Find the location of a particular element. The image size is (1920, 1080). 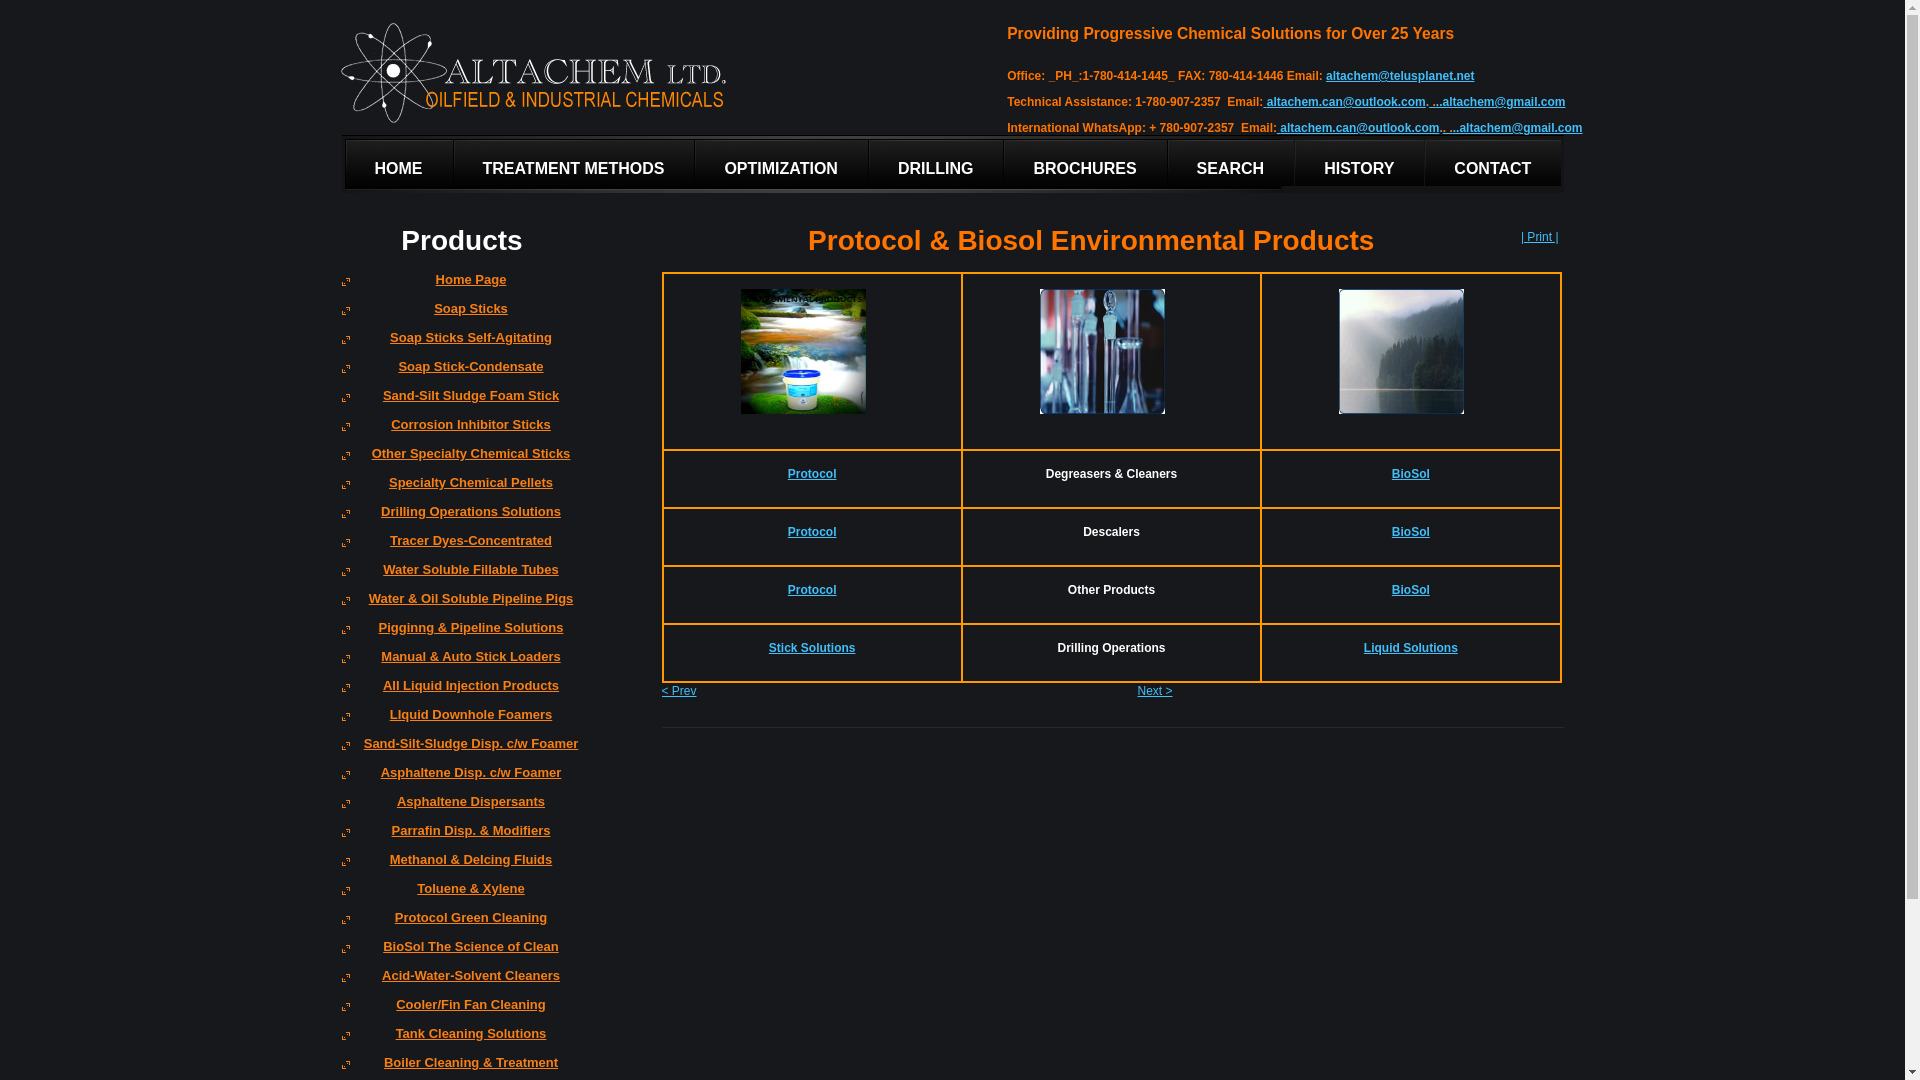

'..altachem@gmail.com' is located at coordinates (1501, 101).